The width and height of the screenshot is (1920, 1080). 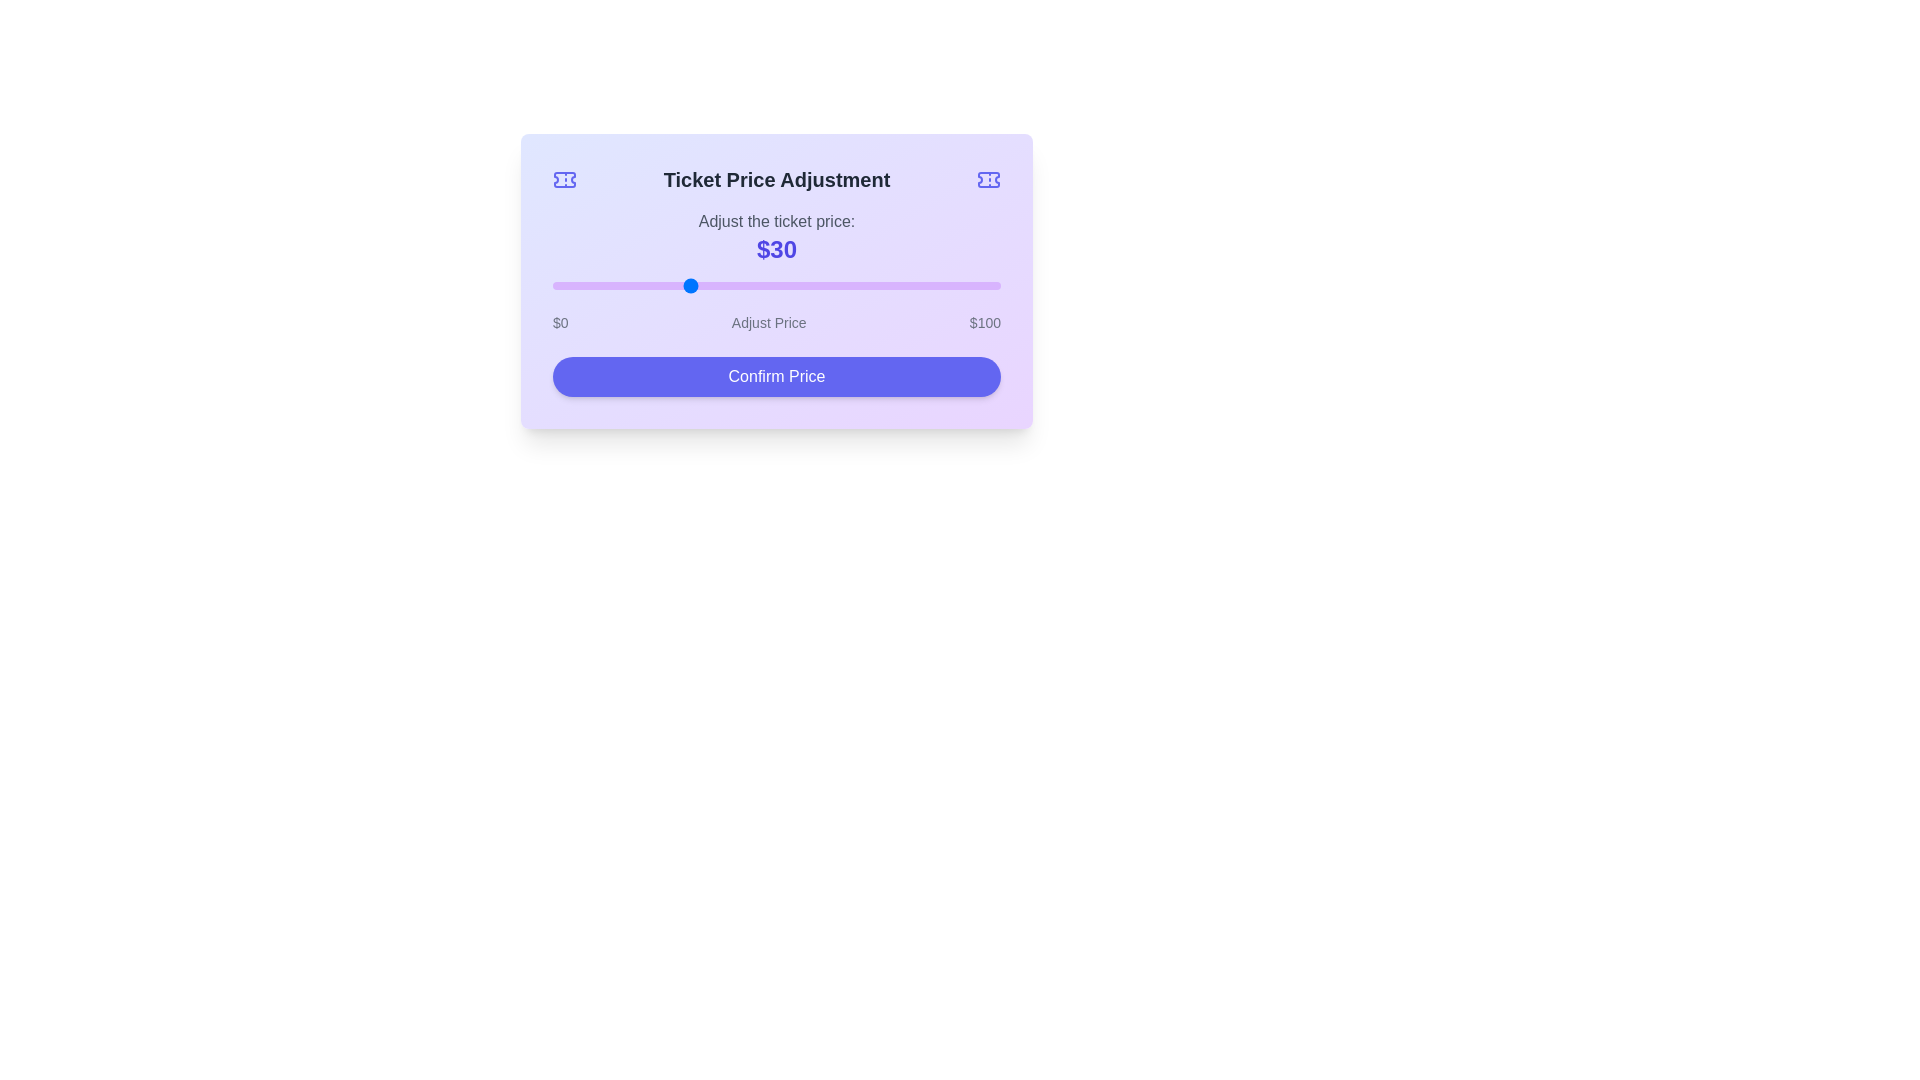 What do you see at coordinates (978, 285) in the screenshot?
I see `the ticket price to 95 using the slider` at bounding box center [978, 285].